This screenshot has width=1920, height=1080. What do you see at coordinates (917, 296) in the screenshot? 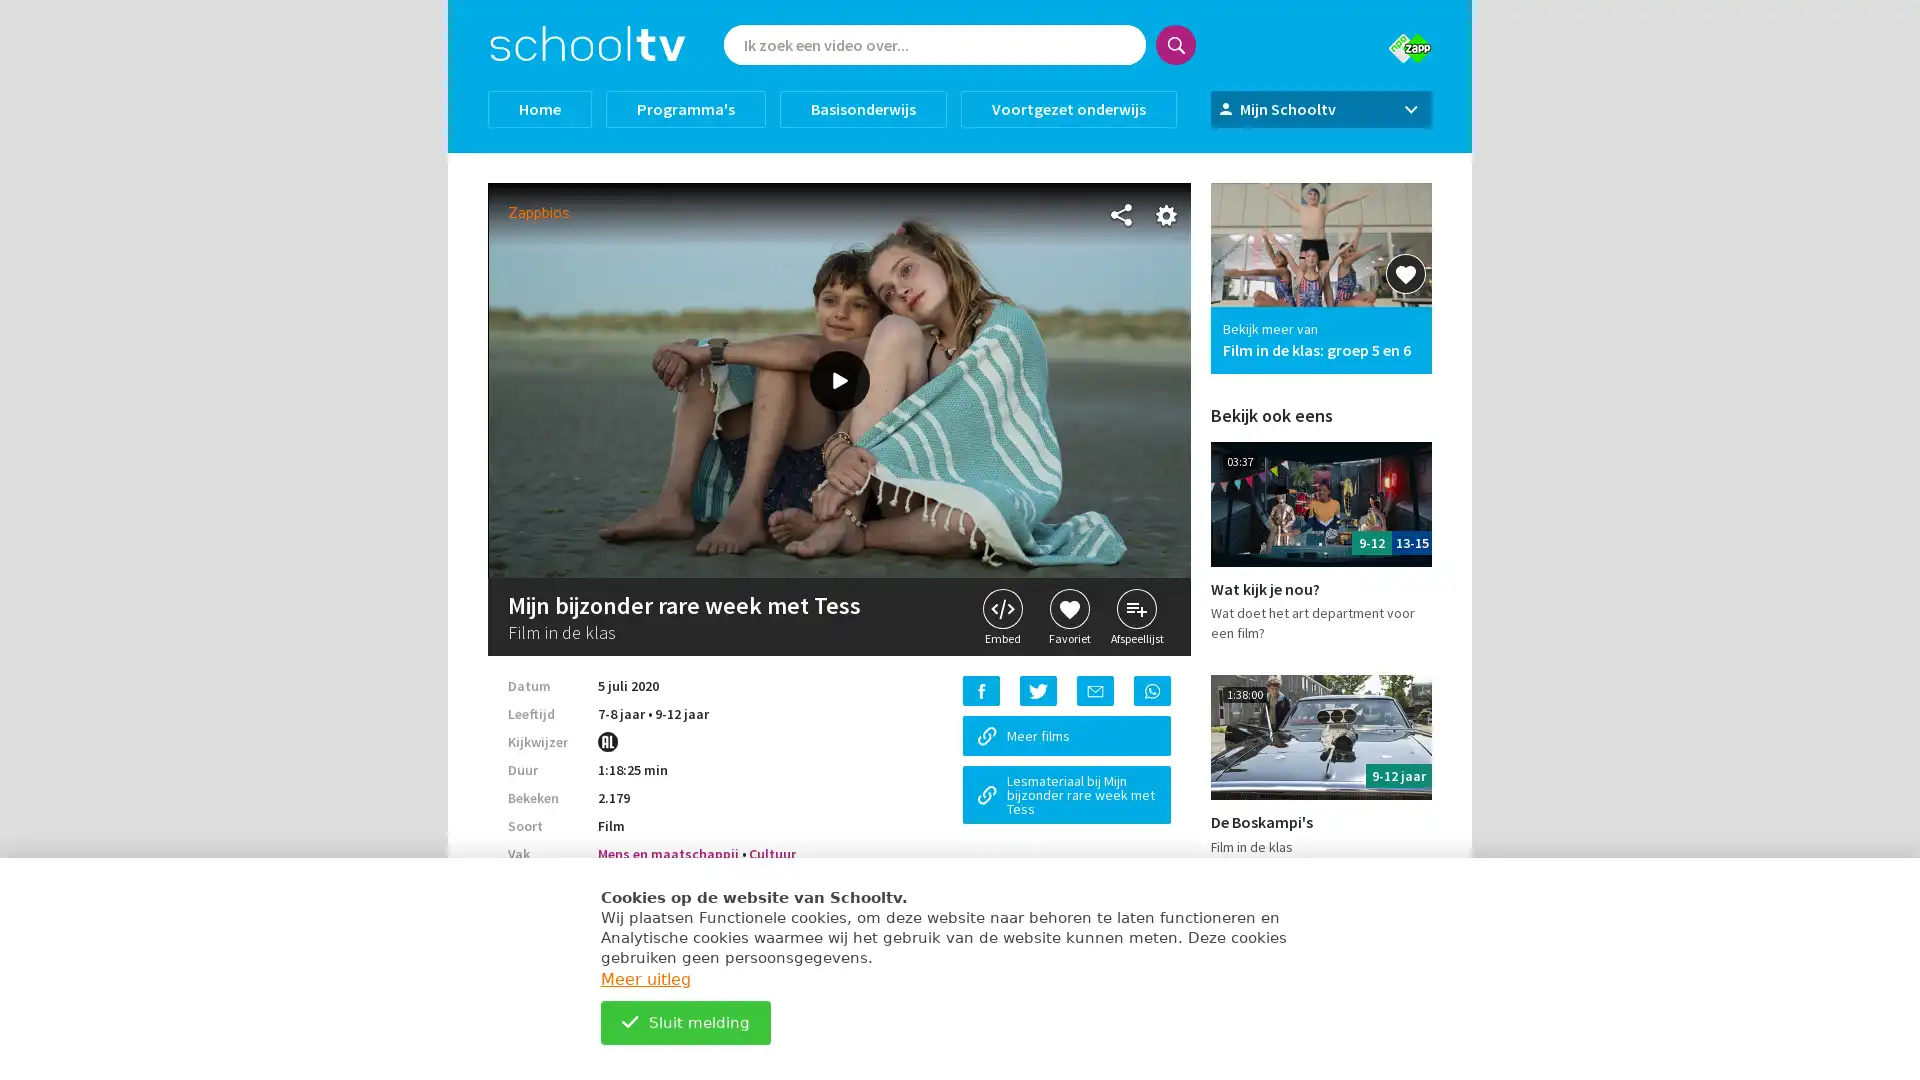
I see `Nee` at bounding box center [917, 296].